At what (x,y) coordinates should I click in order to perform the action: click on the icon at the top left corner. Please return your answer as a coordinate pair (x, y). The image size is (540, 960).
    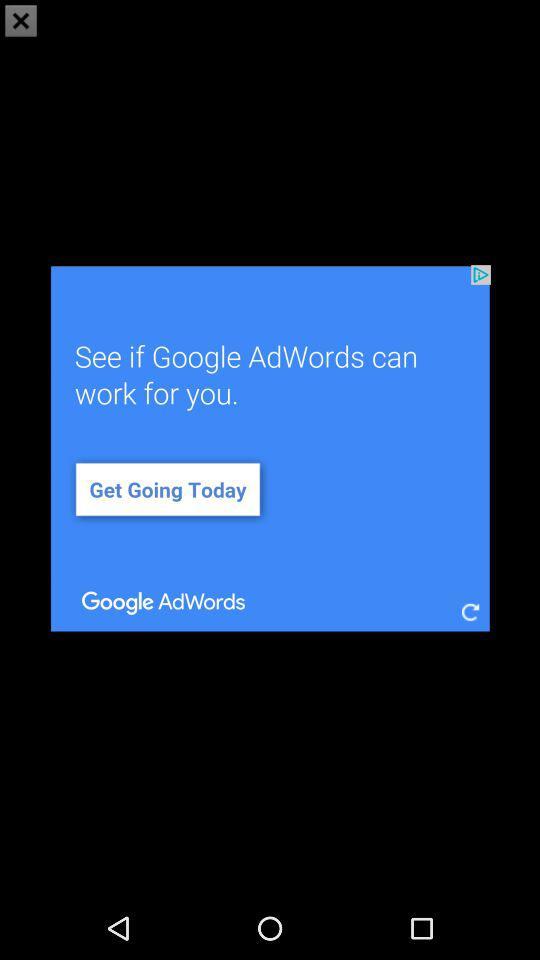
    Looking at the image, I should click on (20, 20).